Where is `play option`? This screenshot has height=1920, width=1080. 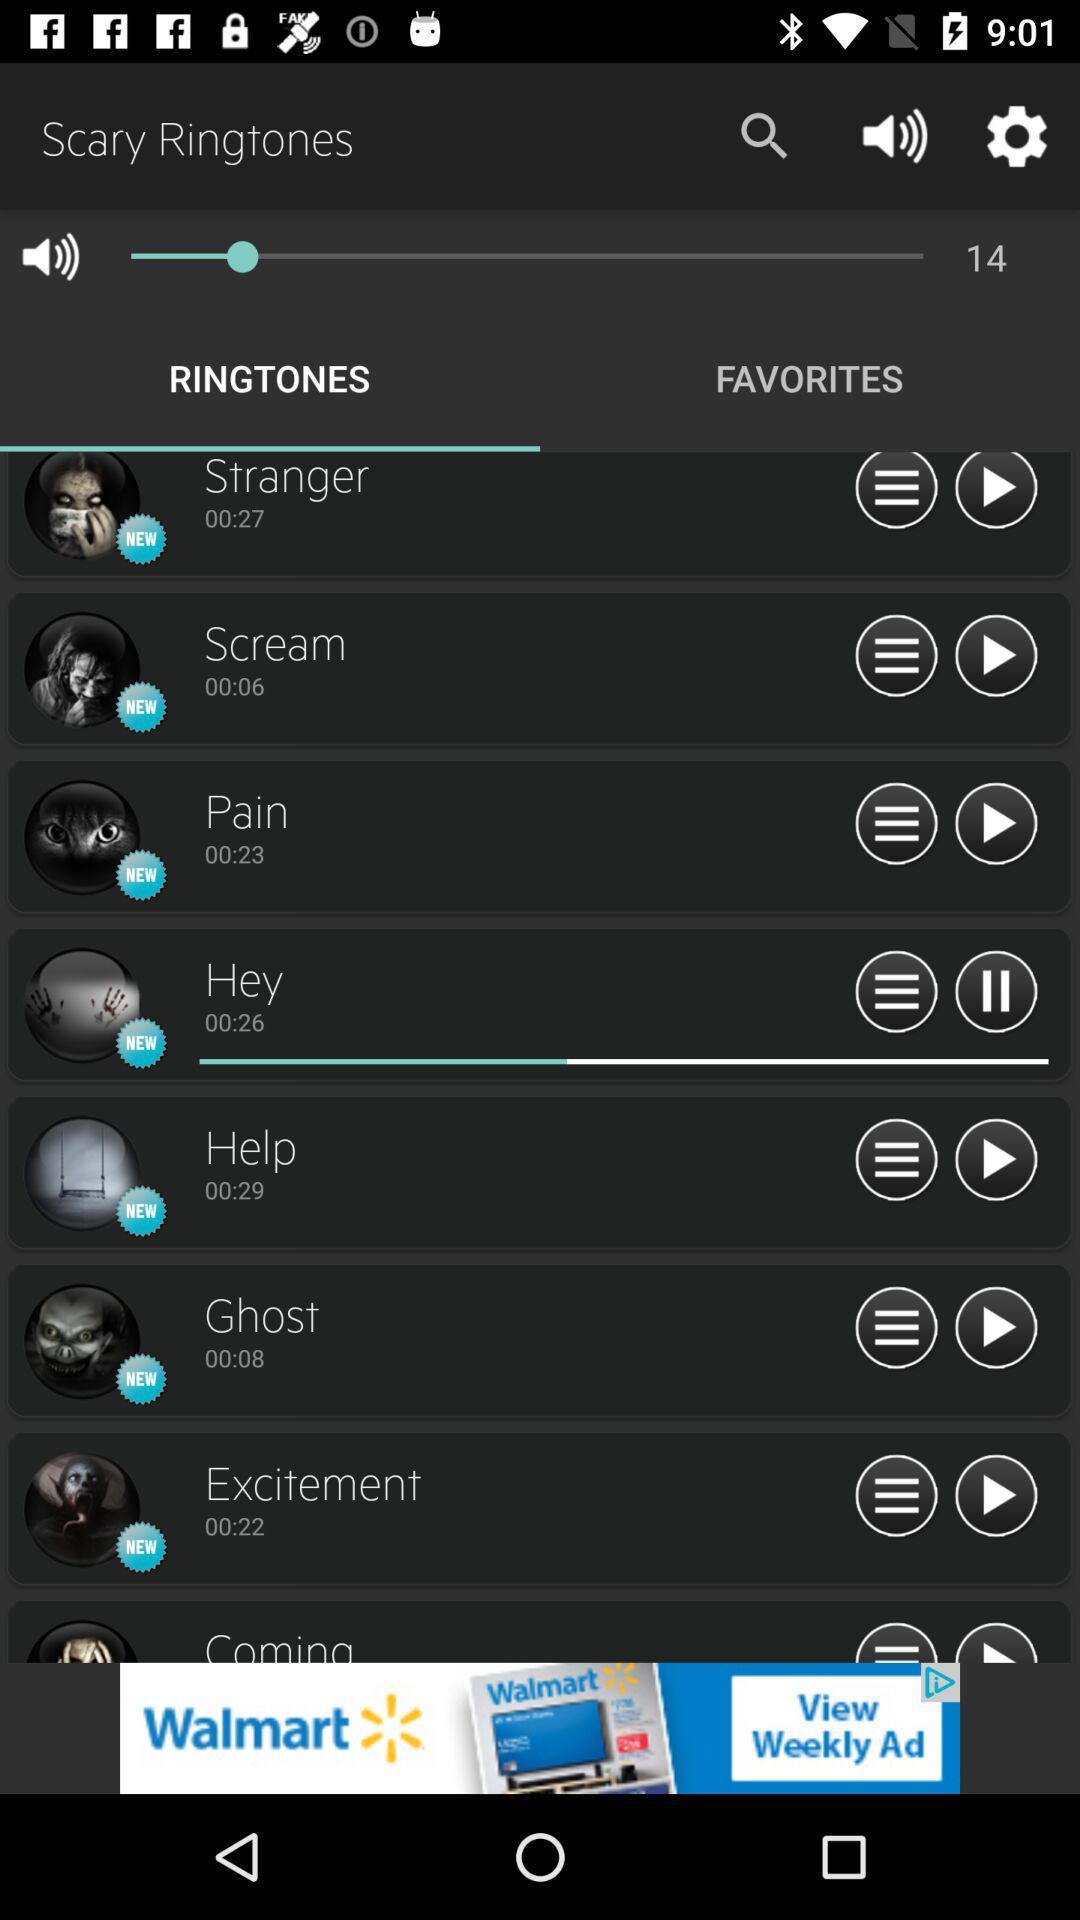
play option is located at coordinates (895, 1497).